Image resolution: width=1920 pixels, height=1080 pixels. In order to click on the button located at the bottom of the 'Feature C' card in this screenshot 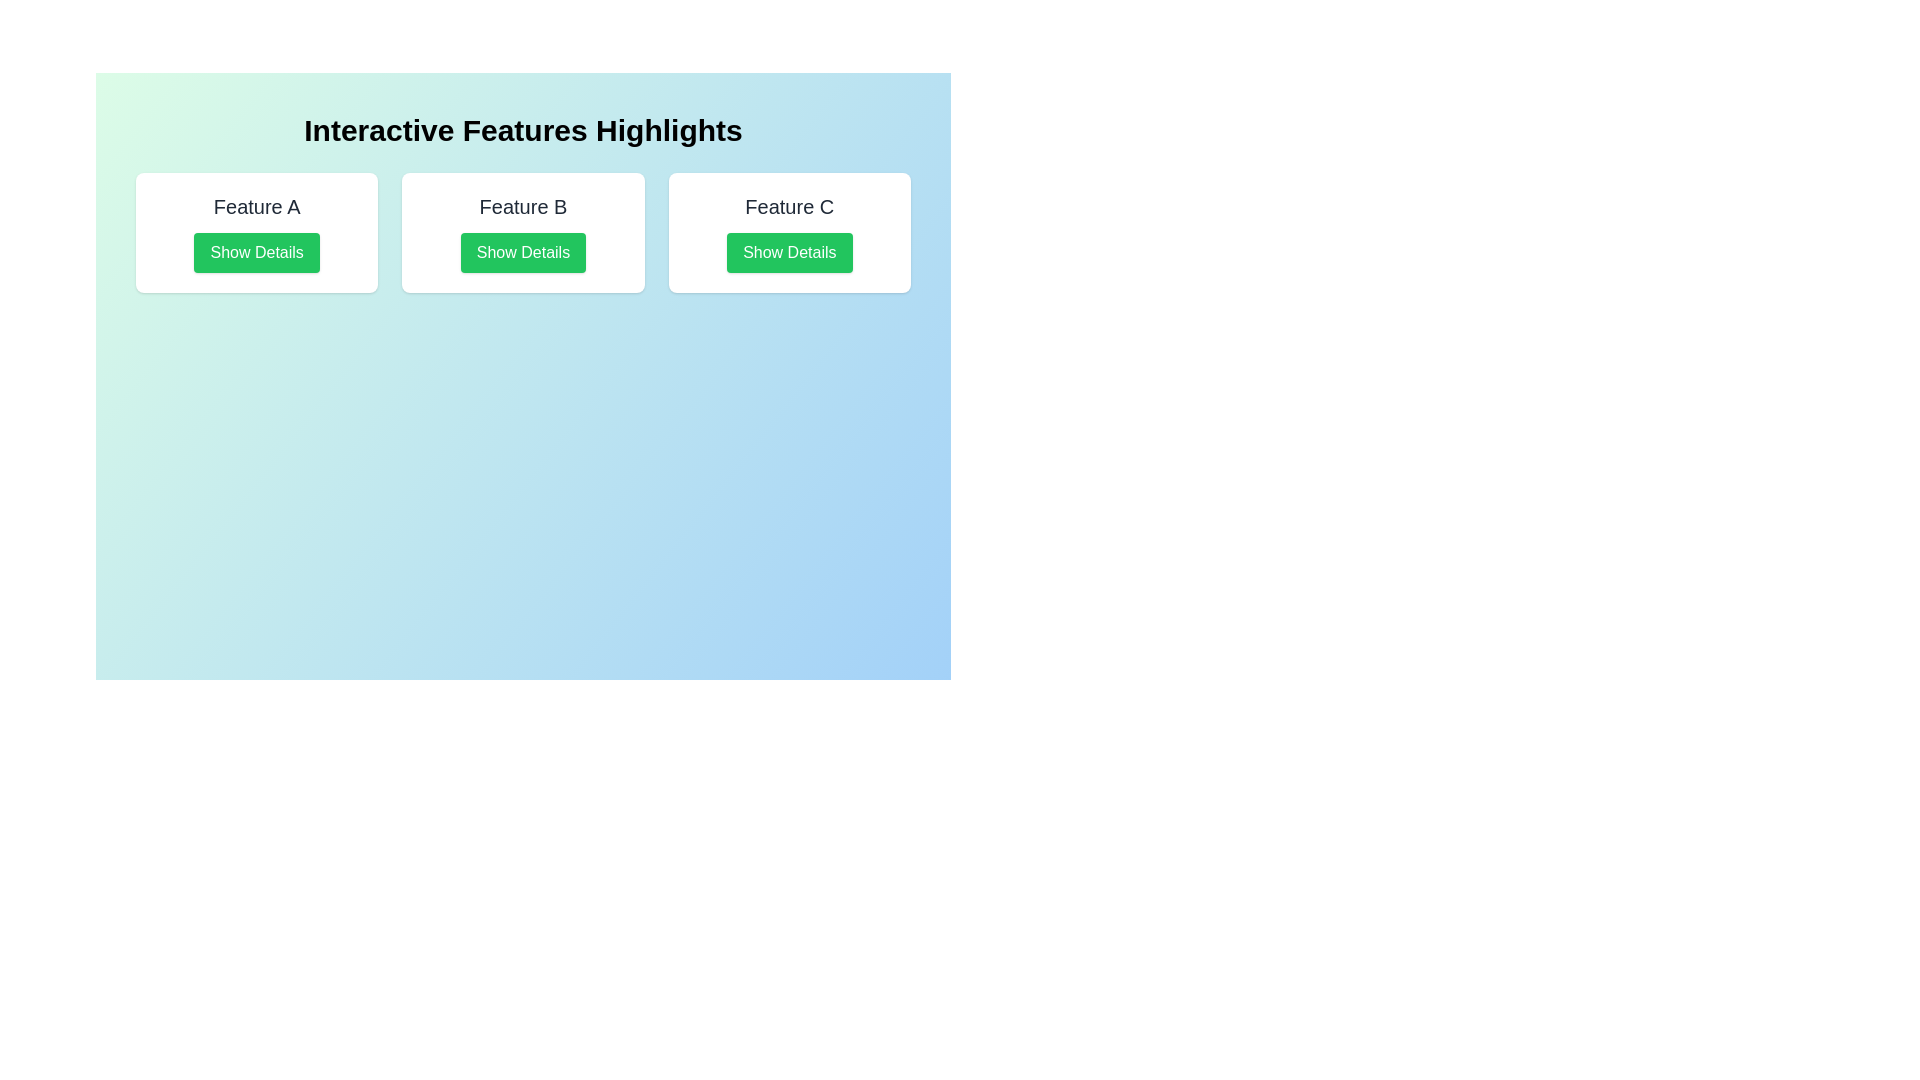, I will do `click(788, 252)`.